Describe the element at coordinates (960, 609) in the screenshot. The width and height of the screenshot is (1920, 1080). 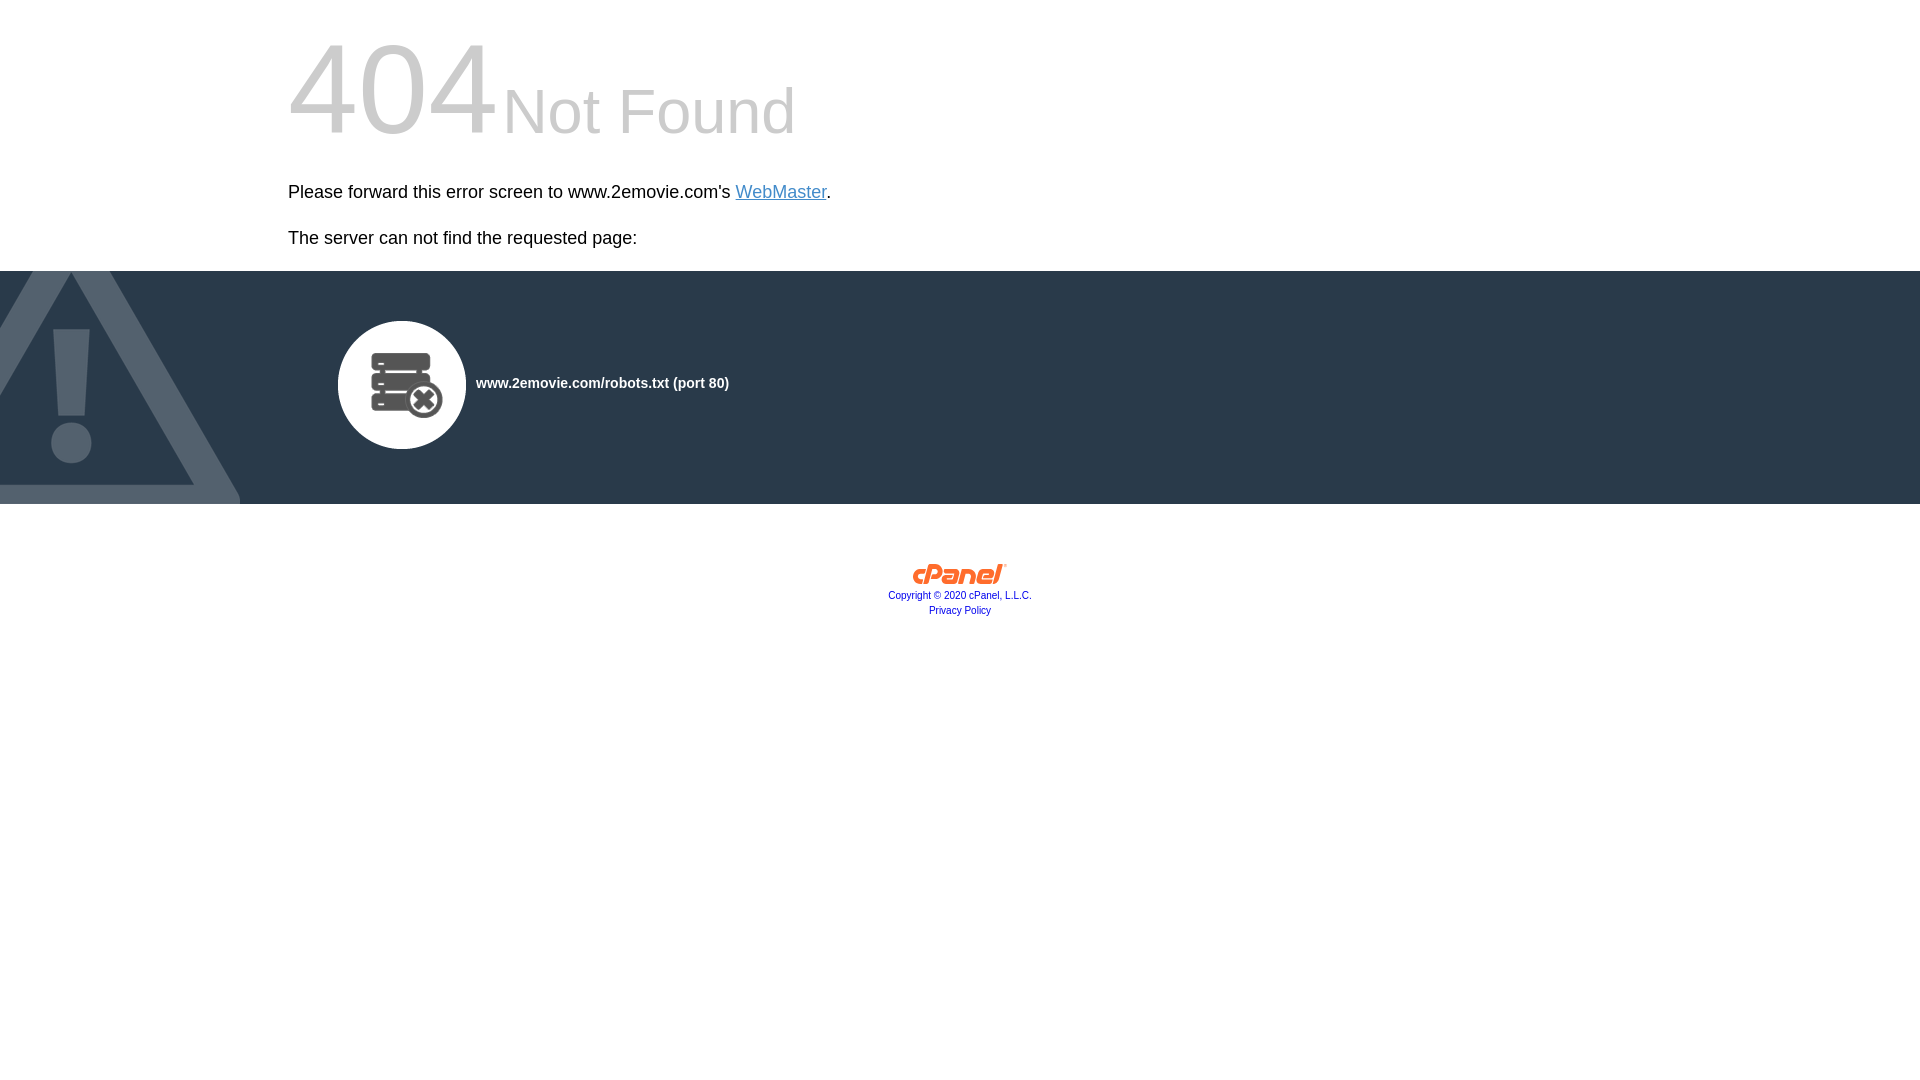
I see `'Privacy Policy'` at that location.